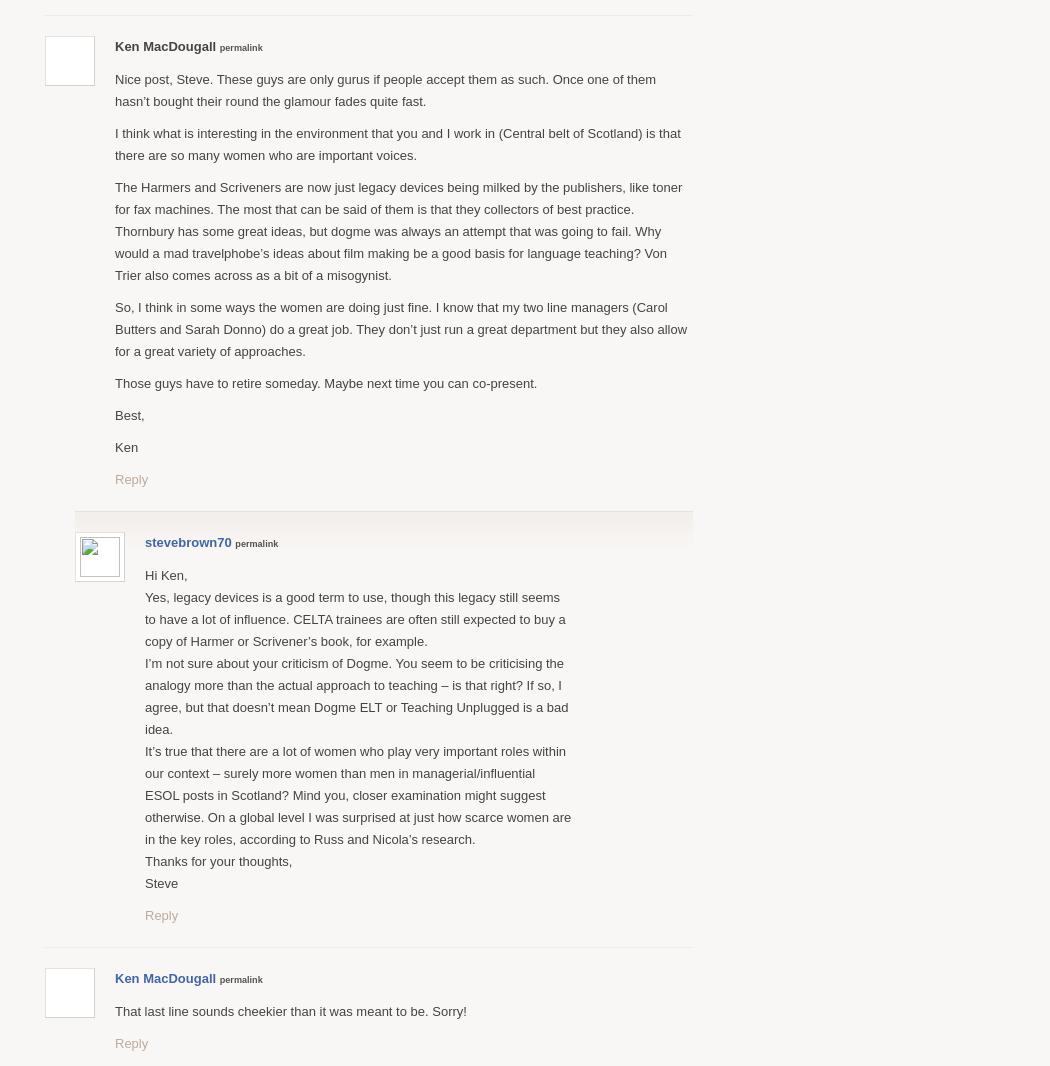 The width and height of the screenshot is (1050, 1066). What do you see at coordinates (385, 88) in the screenshot?
I see `'Nice post, Steve. These guys are only gurus if people accept them as such. Once one of them hasn’t bought their round the glamour fades quite fast.'` at bounding box center [385, 88].